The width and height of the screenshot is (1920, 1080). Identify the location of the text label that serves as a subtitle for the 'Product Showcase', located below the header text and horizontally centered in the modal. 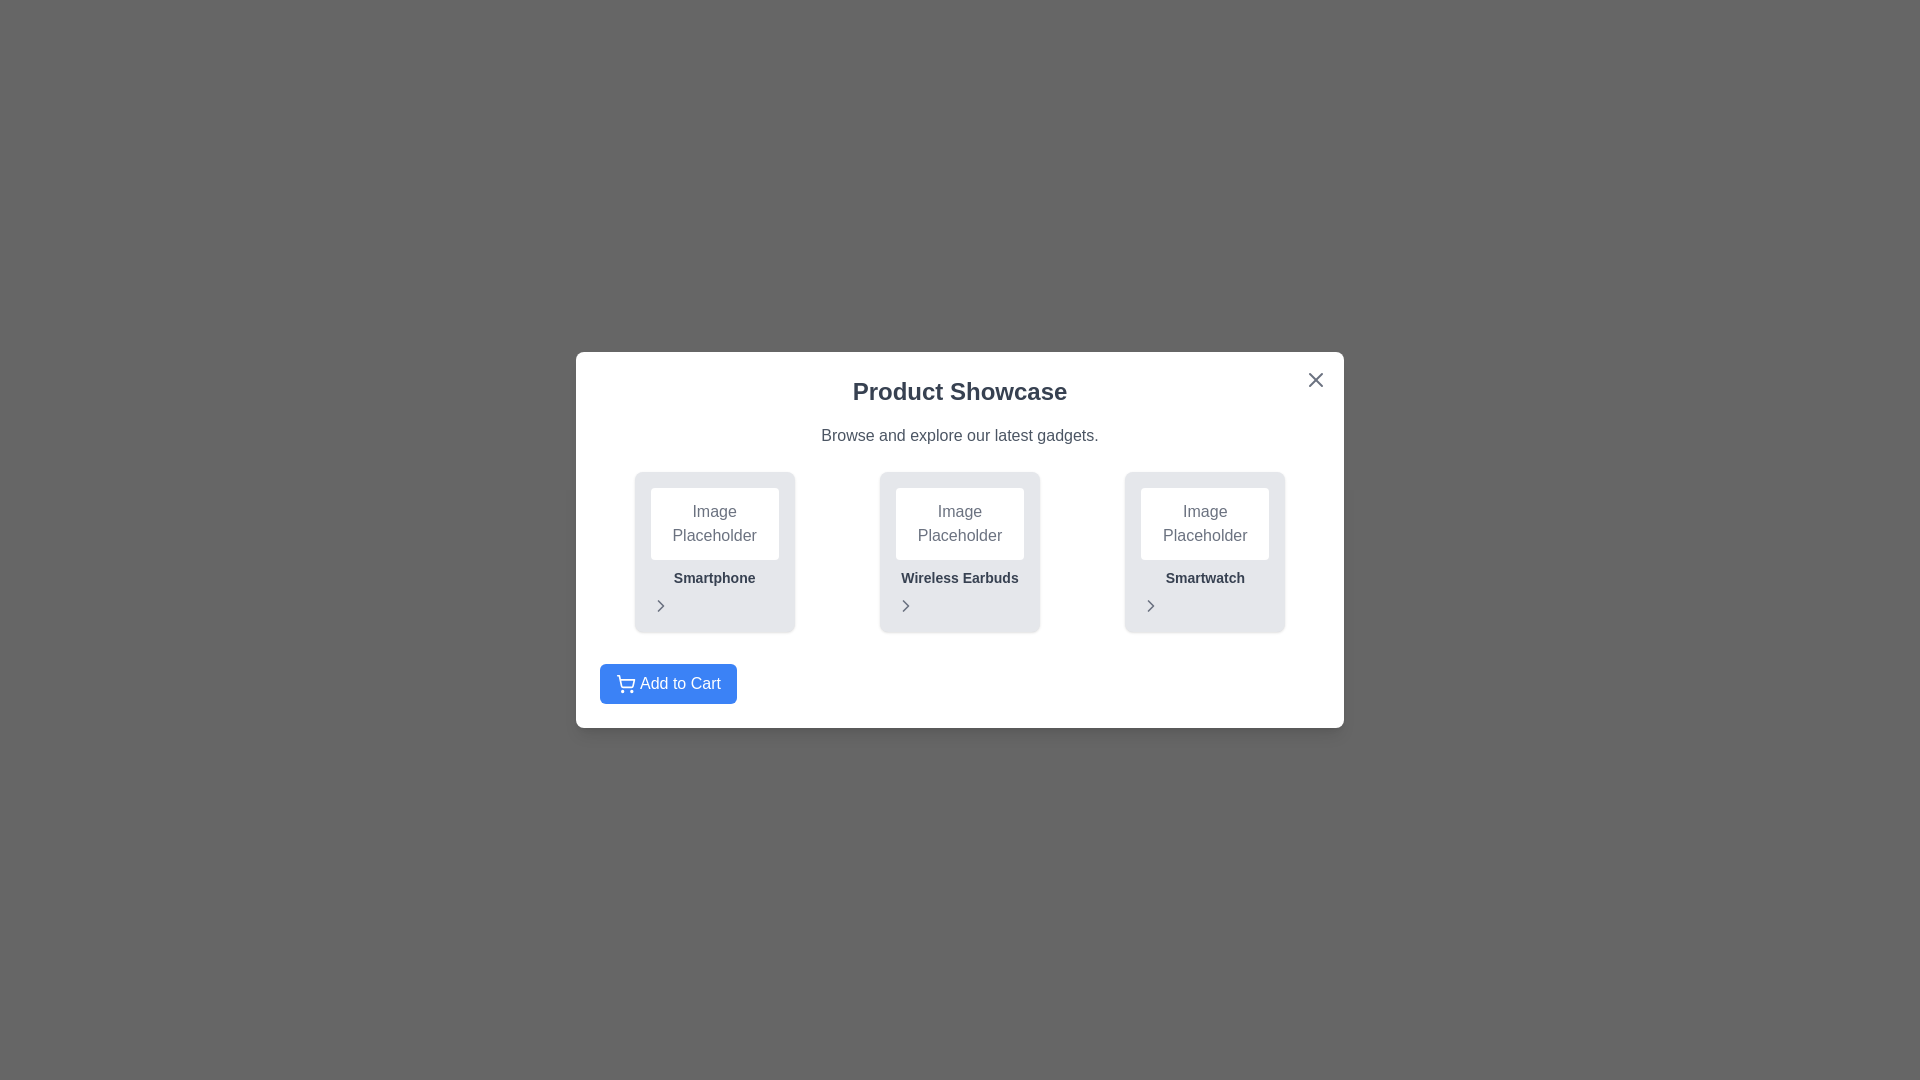
(960, 434).